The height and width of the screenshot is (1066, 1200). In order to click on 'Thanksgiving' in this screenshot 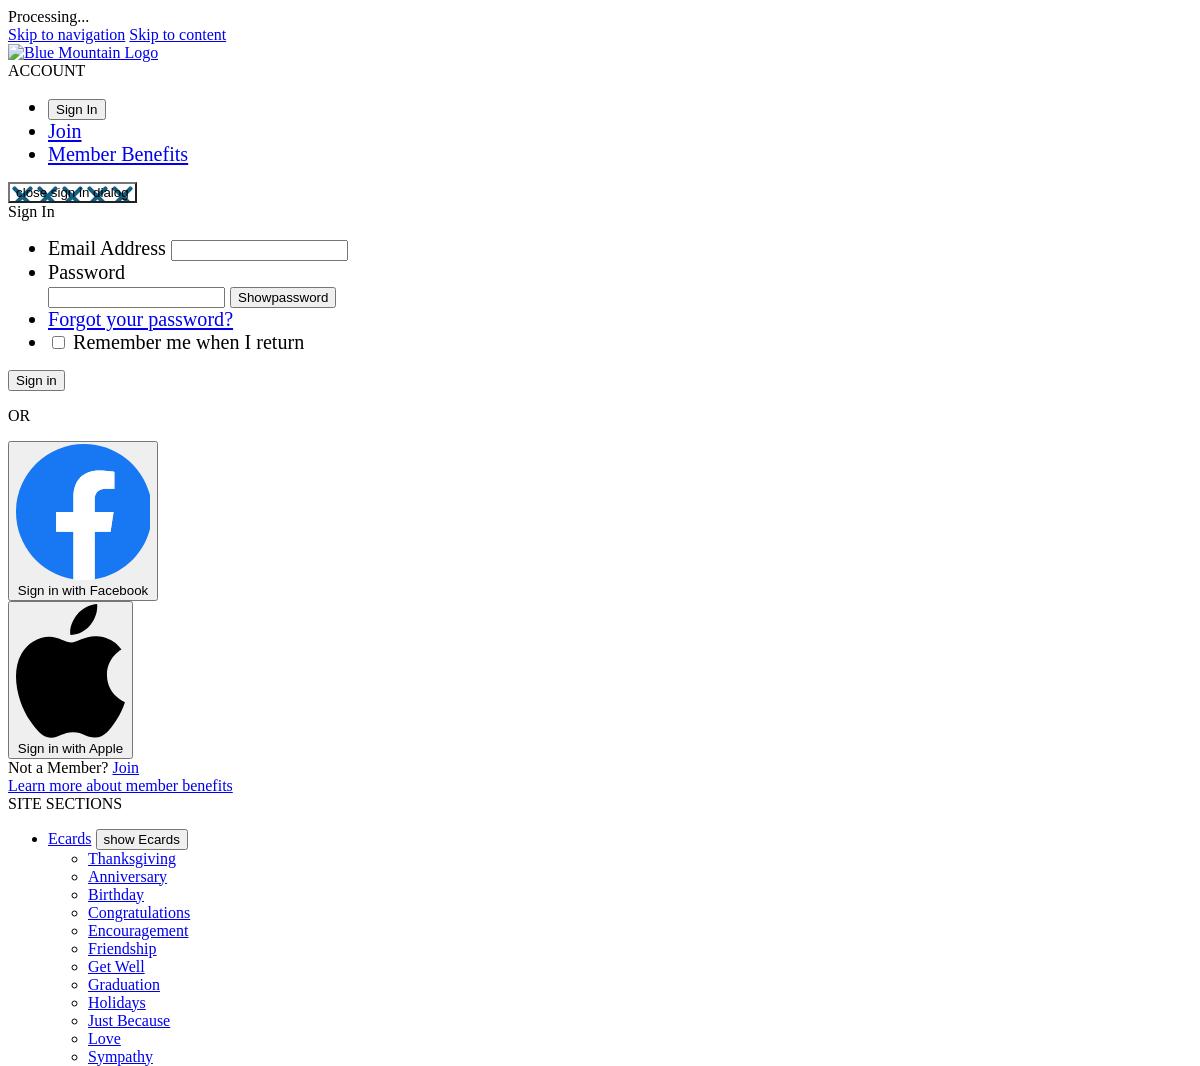, I will do `click(87, 857)`.